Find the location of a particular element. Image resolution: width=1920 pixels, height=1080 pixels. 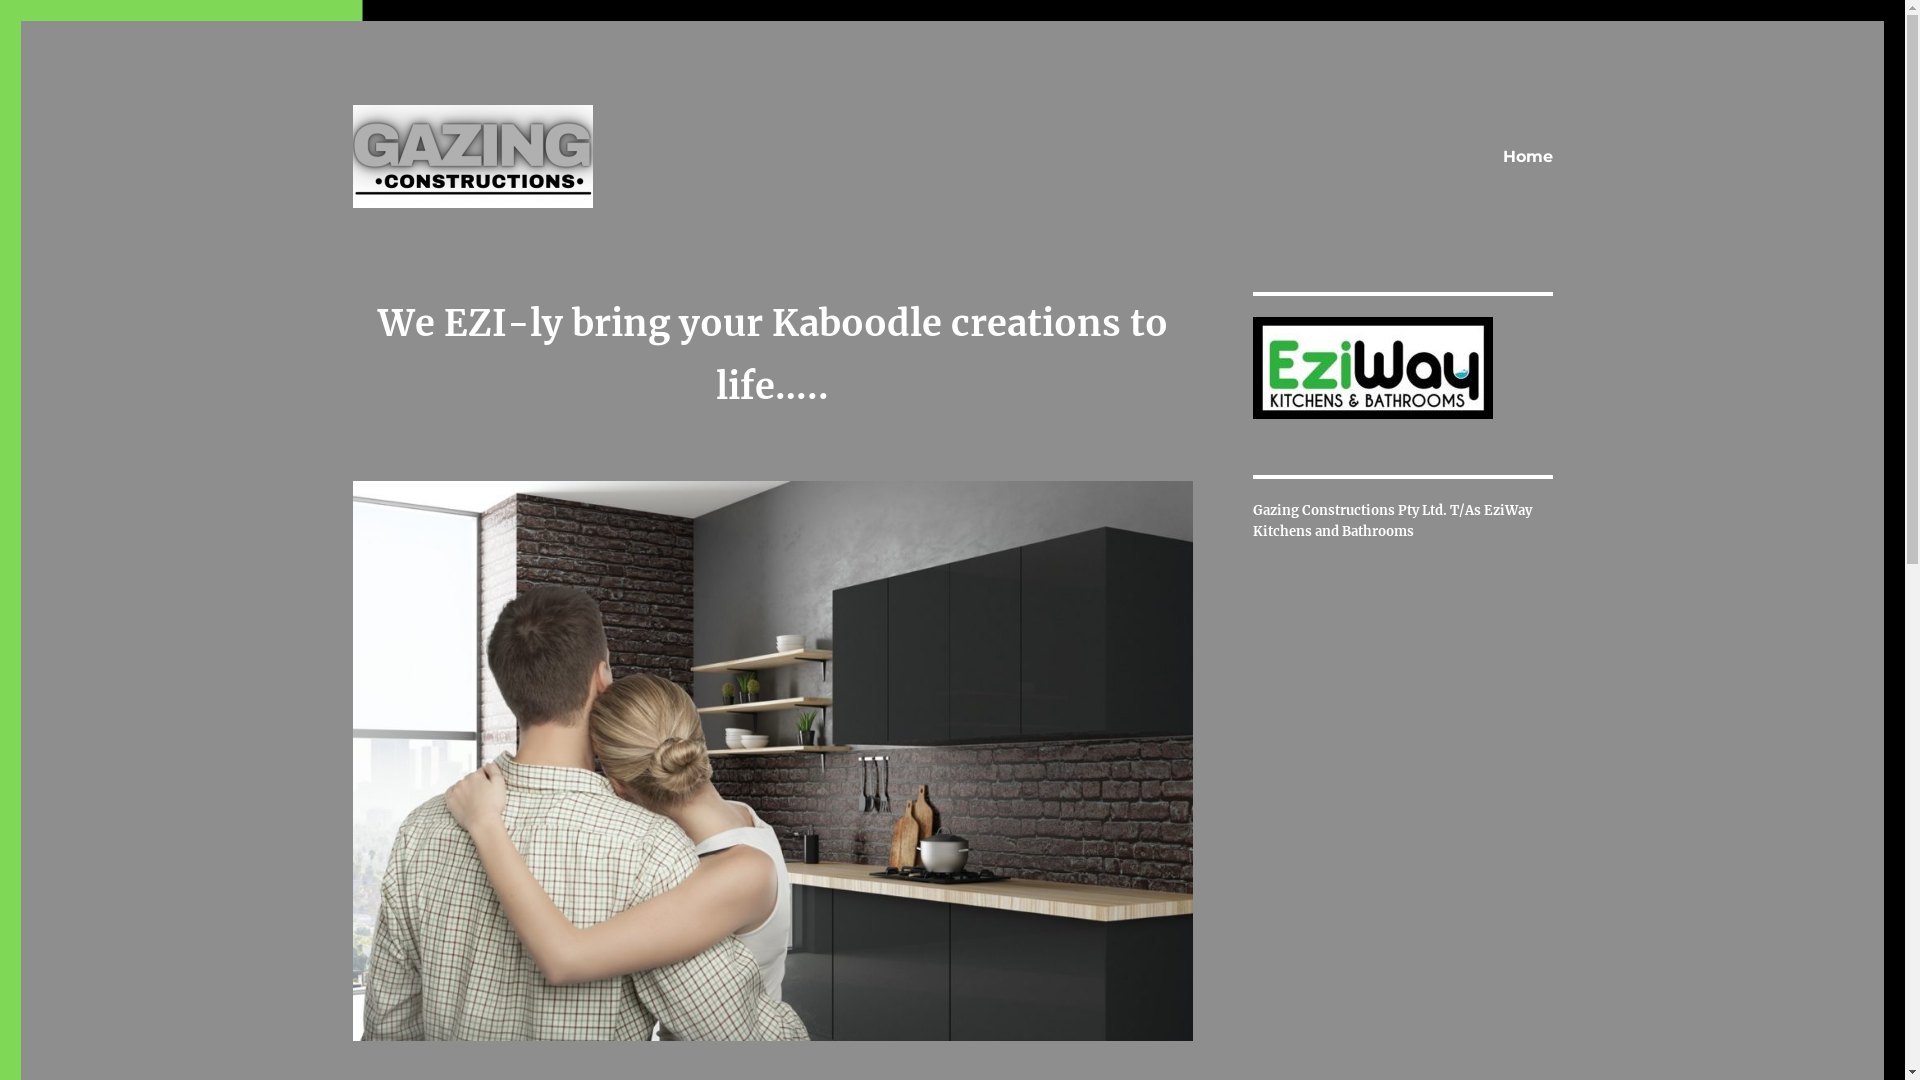

'Home' is located at coordinates (1525, 156).